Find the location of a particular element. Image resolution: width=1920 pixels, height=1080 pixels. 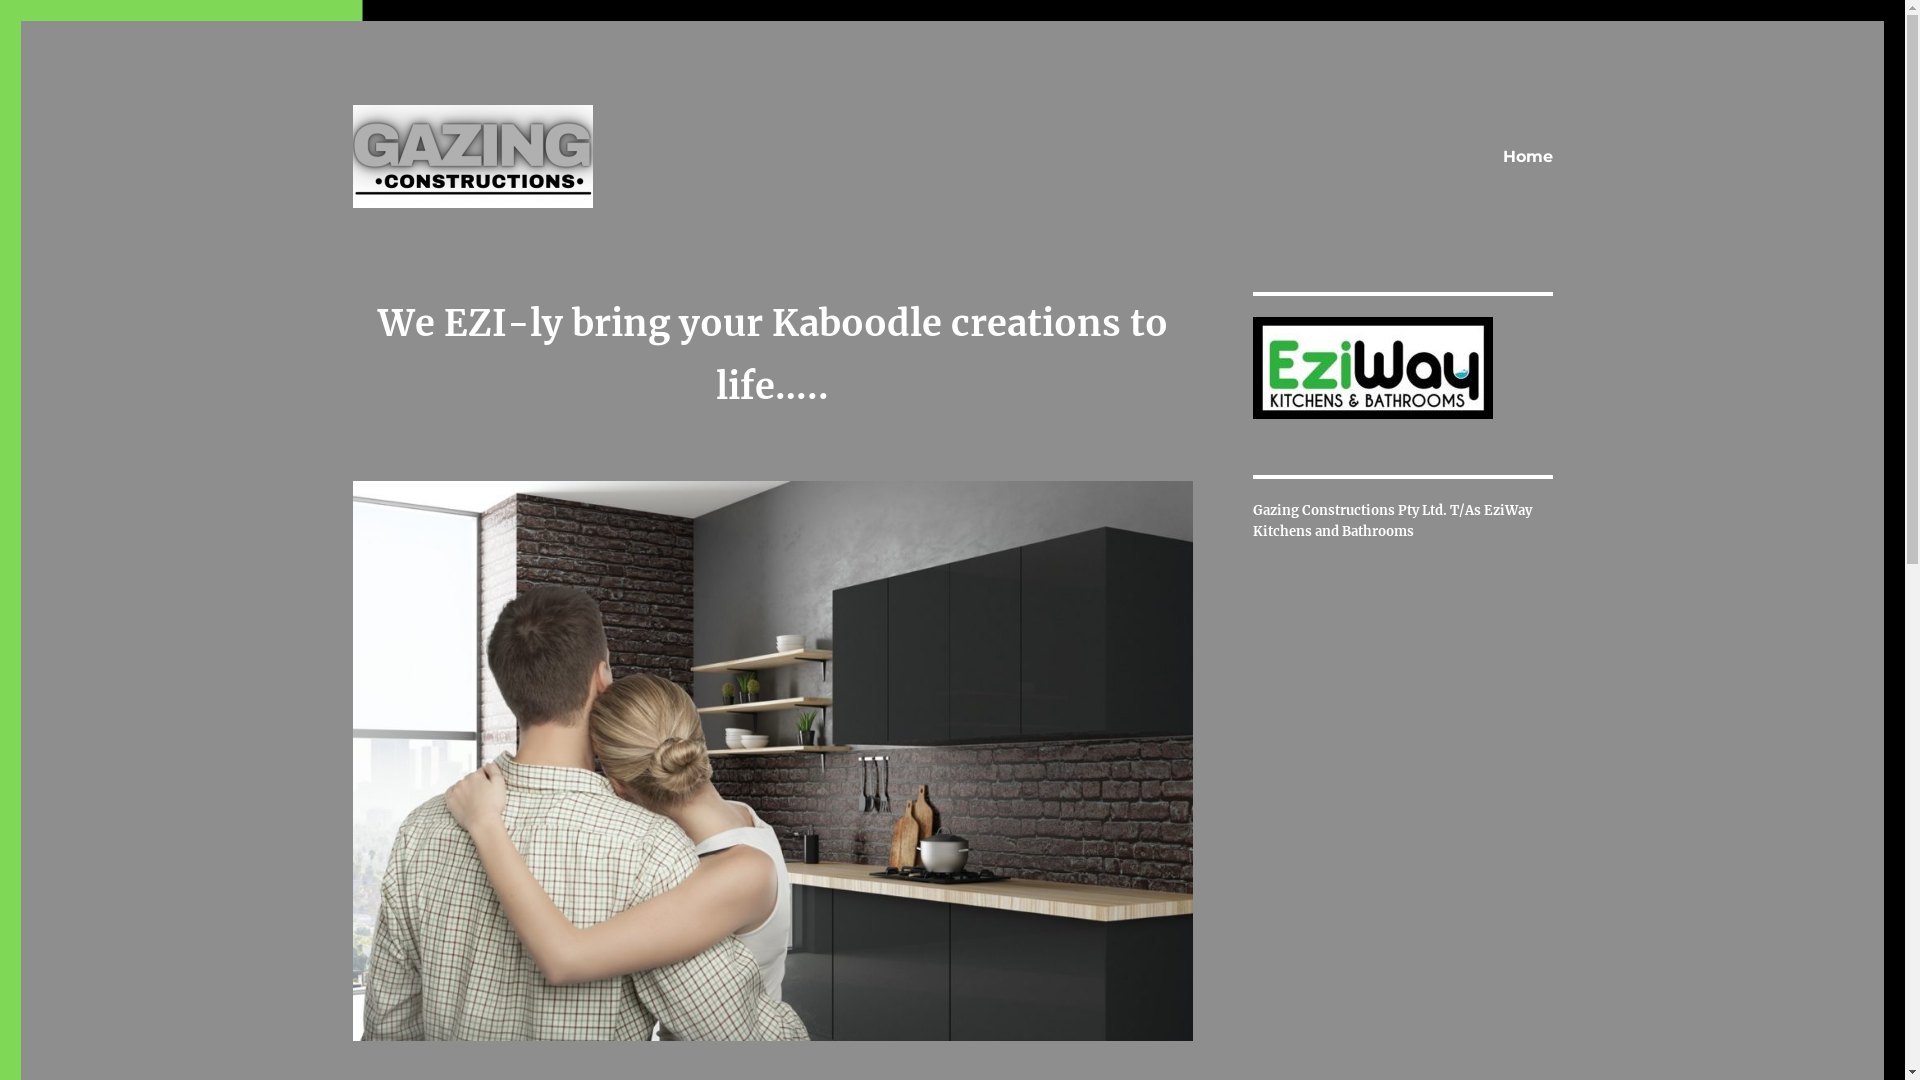

'Home' is located at coordinates (1525, 156).